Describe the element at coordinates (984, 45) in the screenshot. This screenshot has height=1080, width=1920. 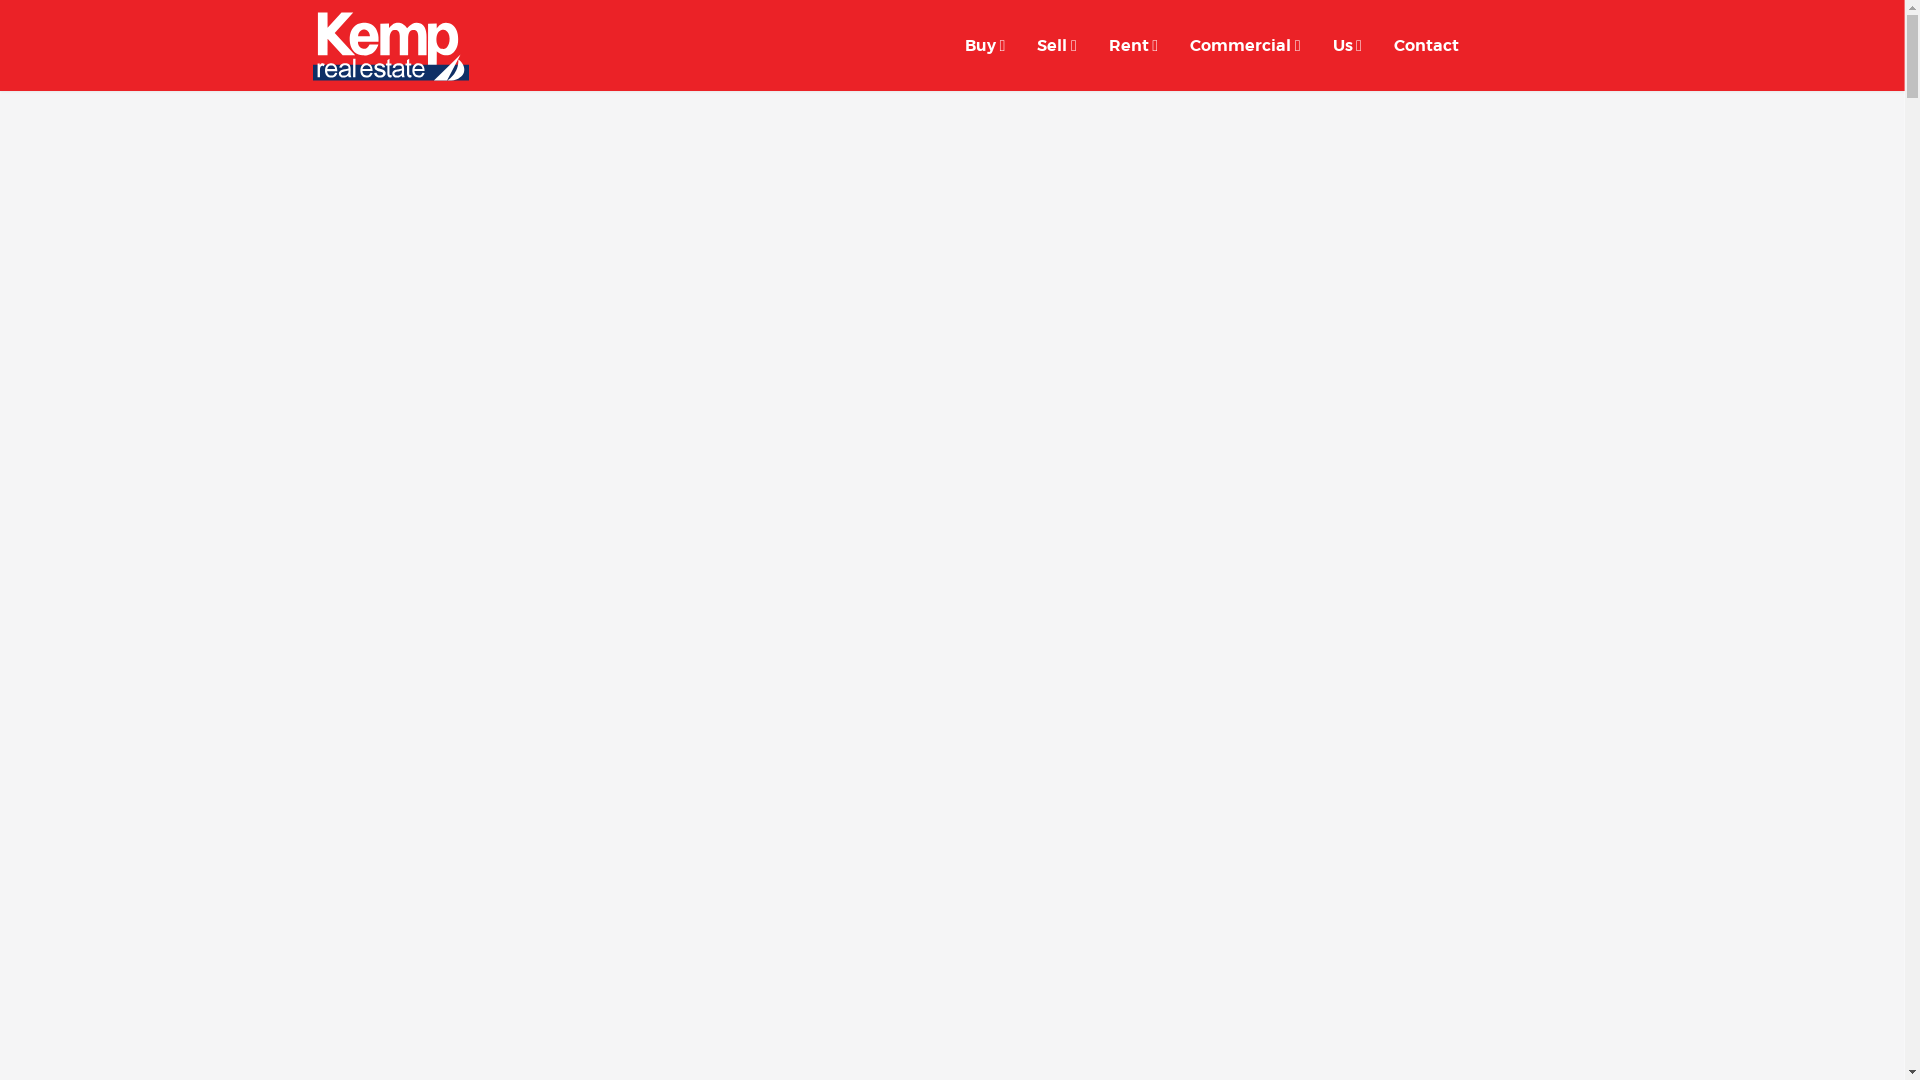
I see `'Buy'` at that location.